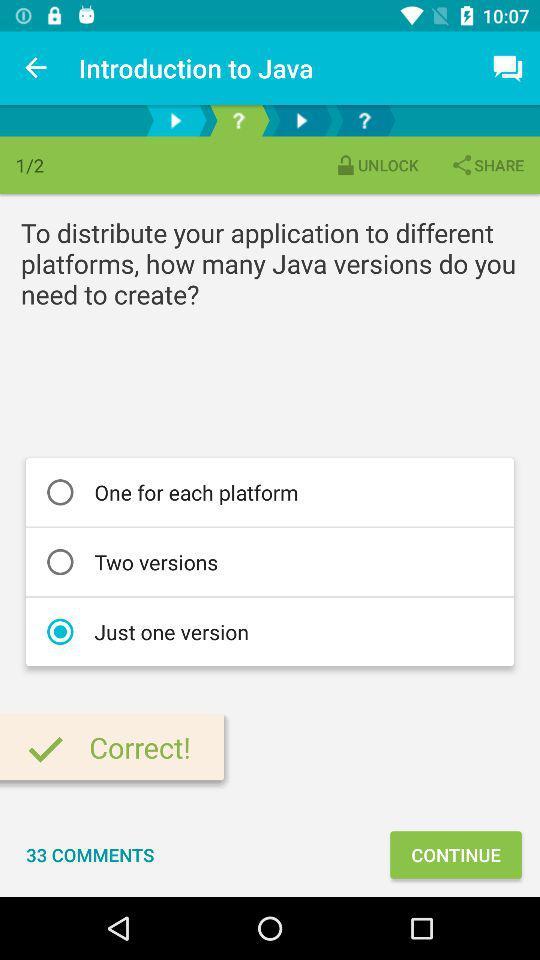  I want to click on help, so click(238, 120).